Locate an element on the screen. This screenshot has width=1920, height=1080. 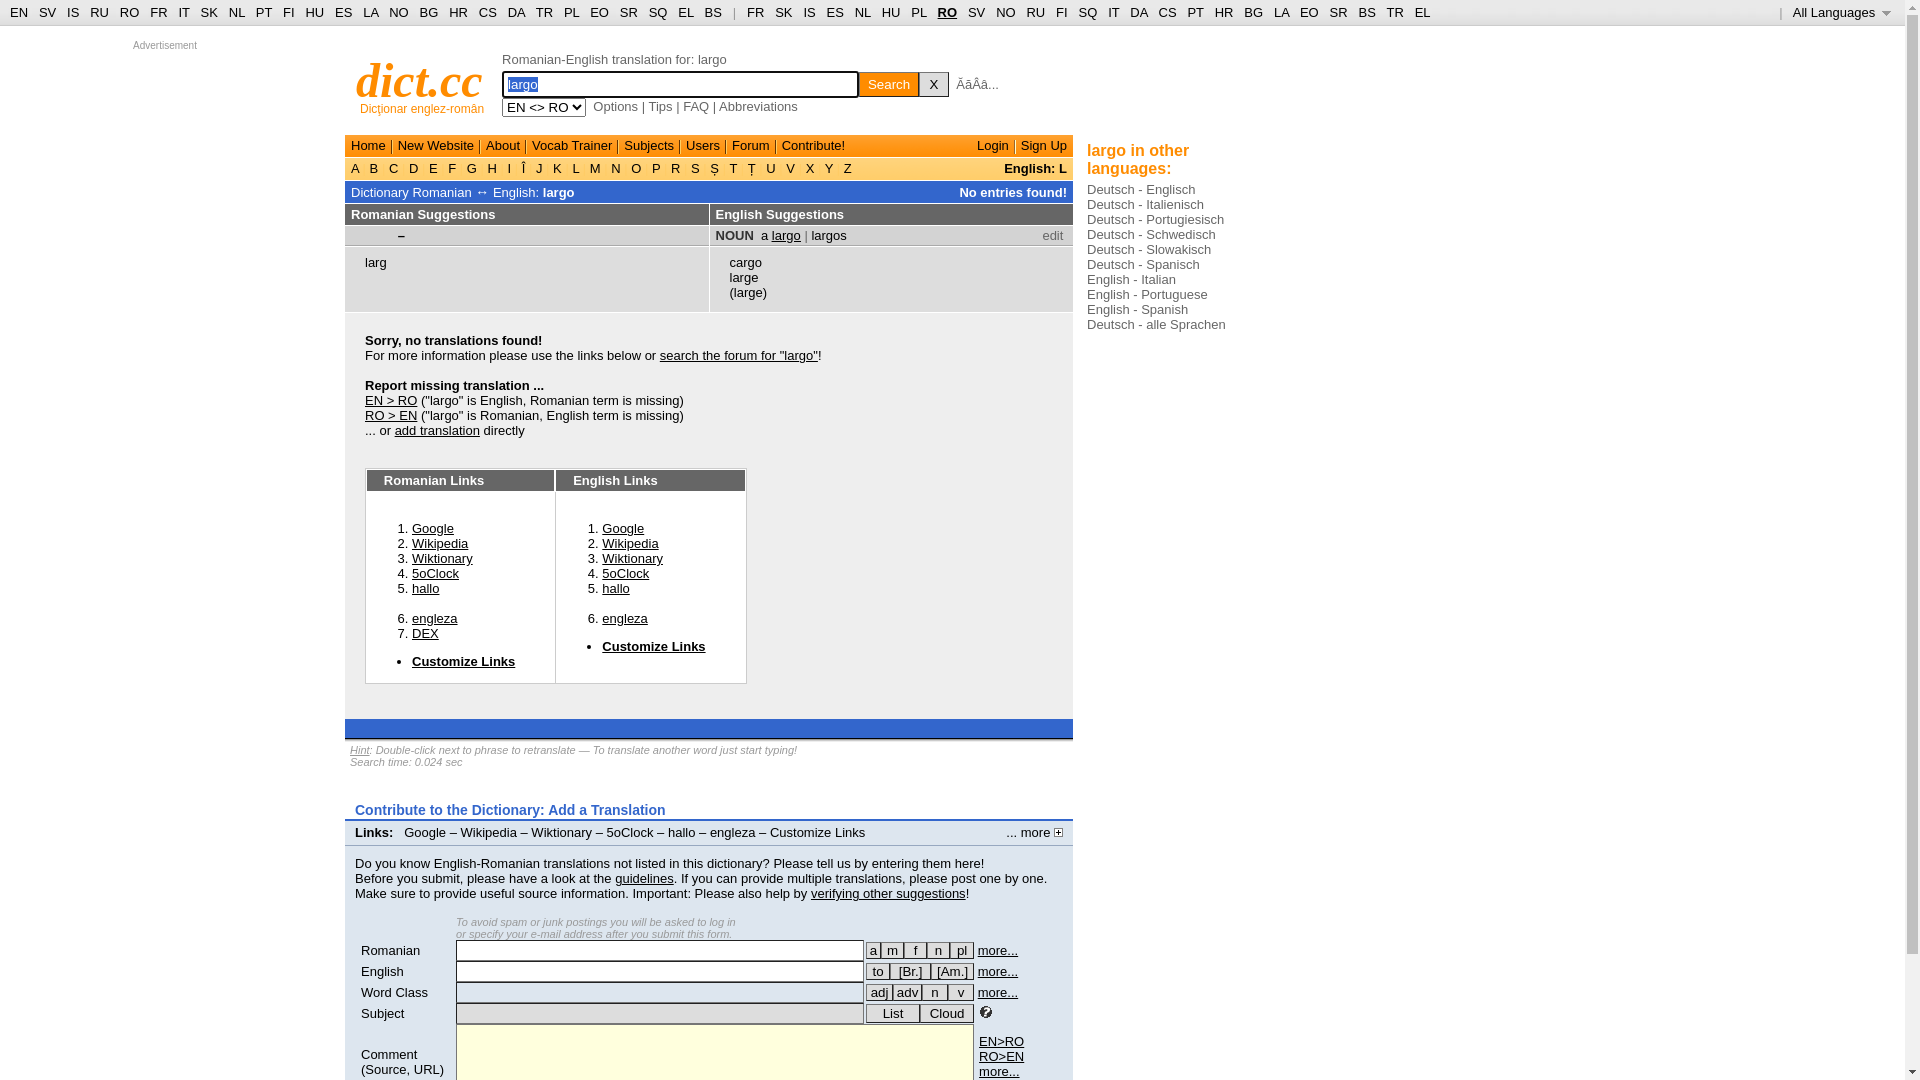
'm' is located at coordinates (891, 949).